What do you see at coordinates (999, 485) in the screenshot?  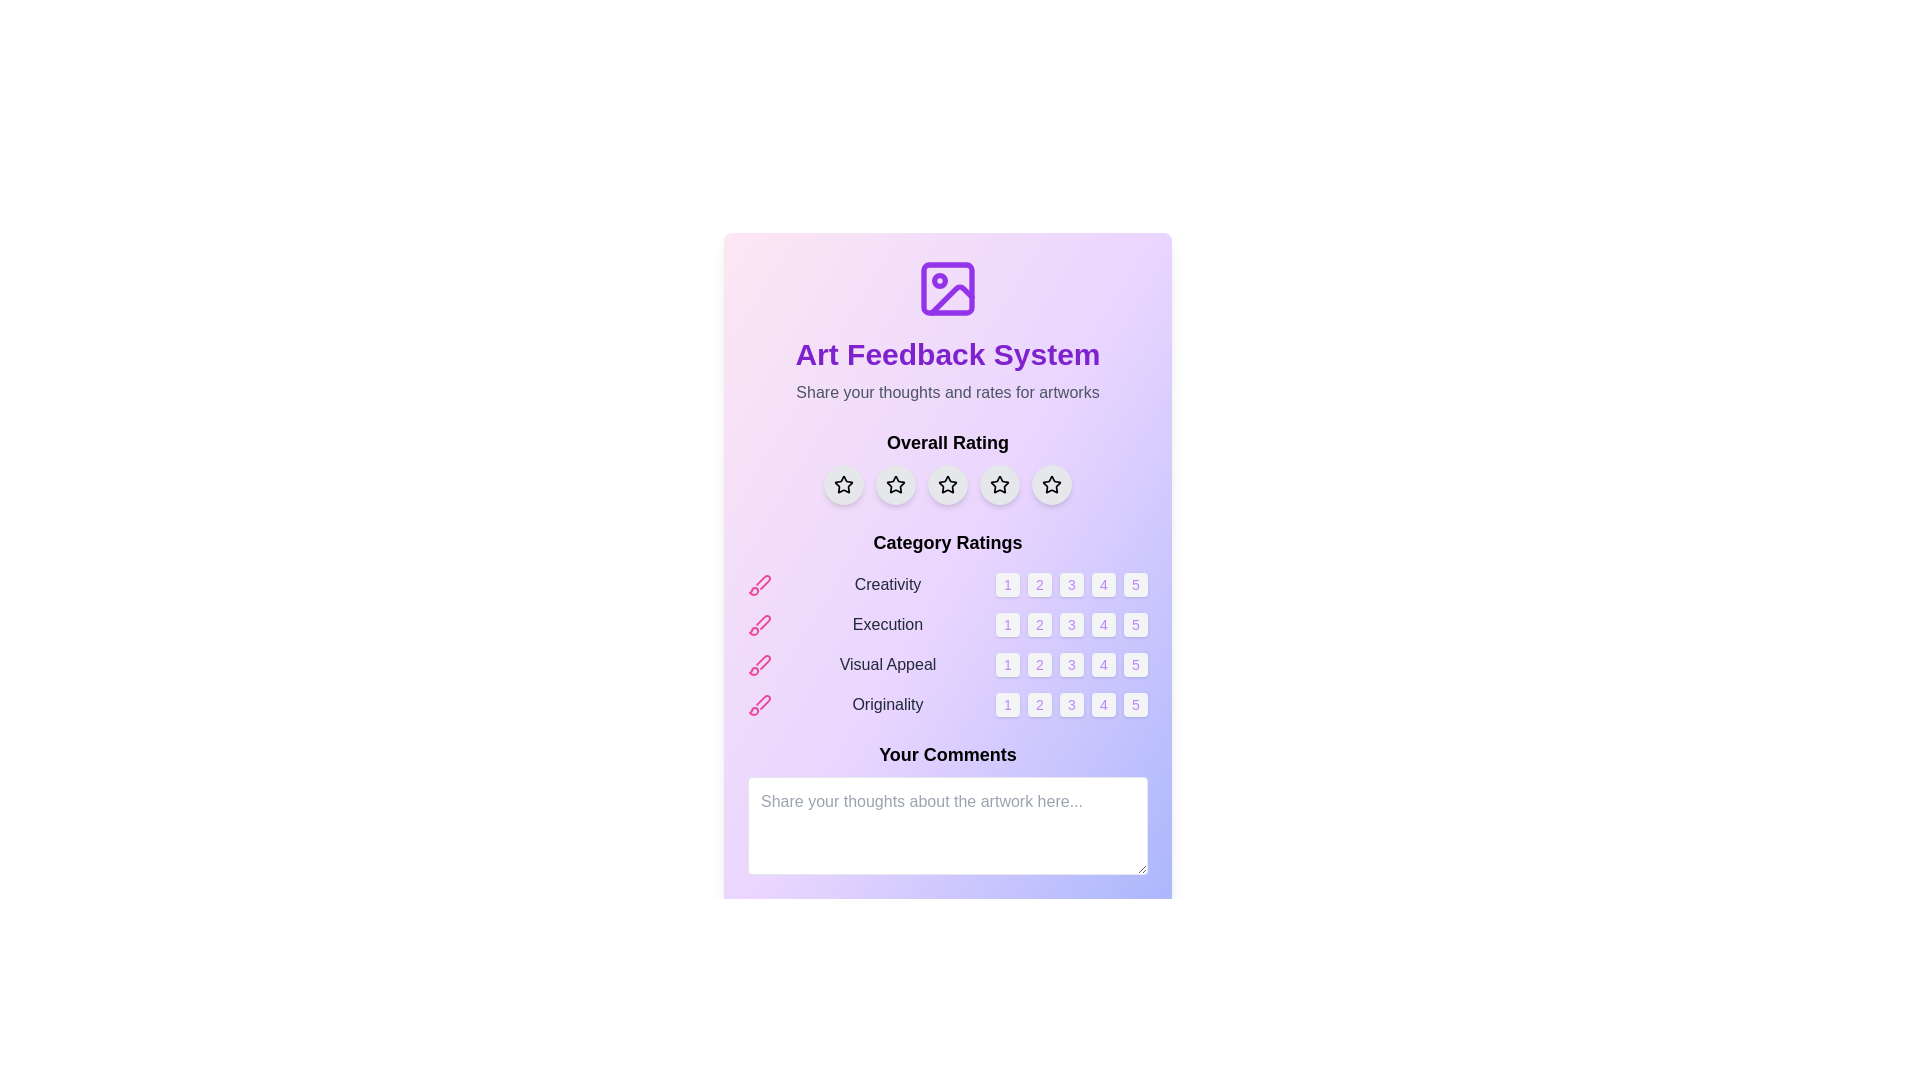 I see `the circular button with an outlined star icon located below the 'Overall Rating' heading` at bounding box center [999, 485].